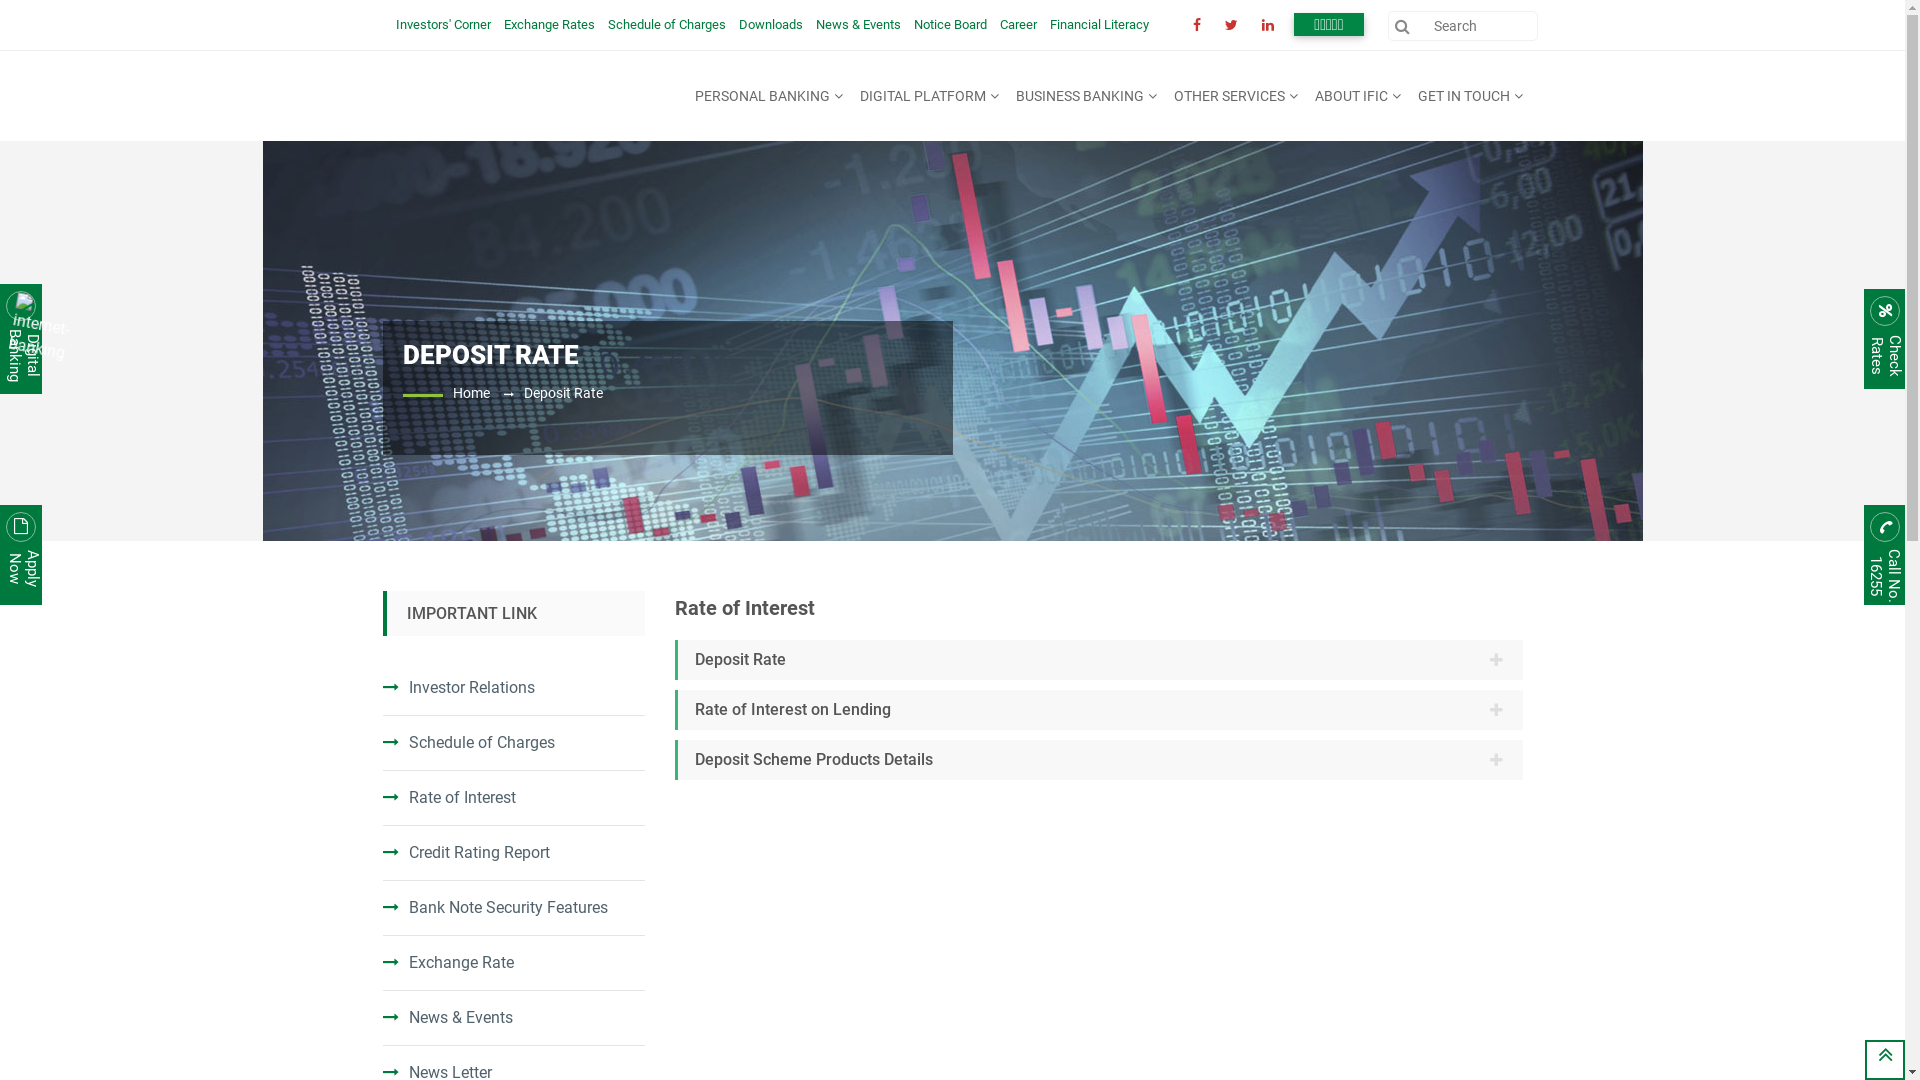  I want to click on 'Downloads', so click(768, 24).